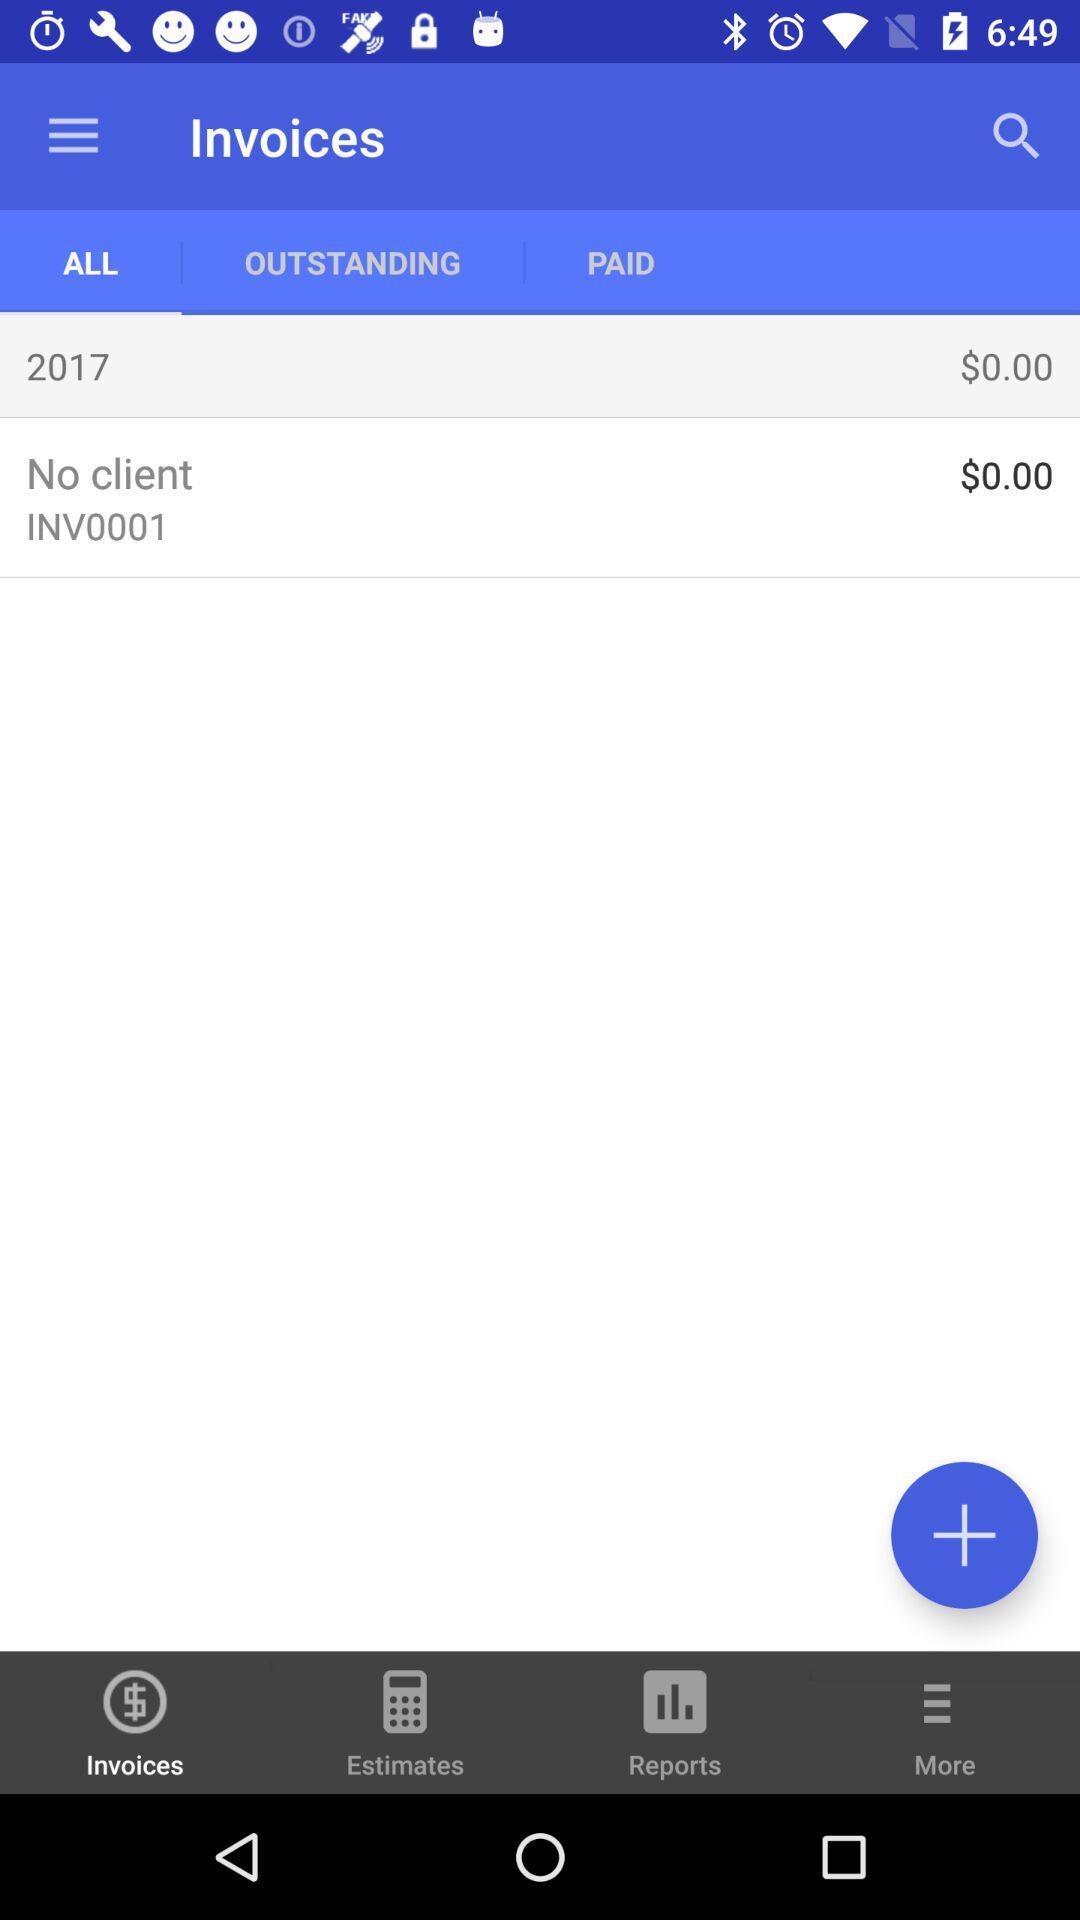 Image resolution: width=1080 pixels, height=1920 pixels. Describe the element at coordinates (405, 1731) in the screenshot. I see `the estimates icon` at that location.